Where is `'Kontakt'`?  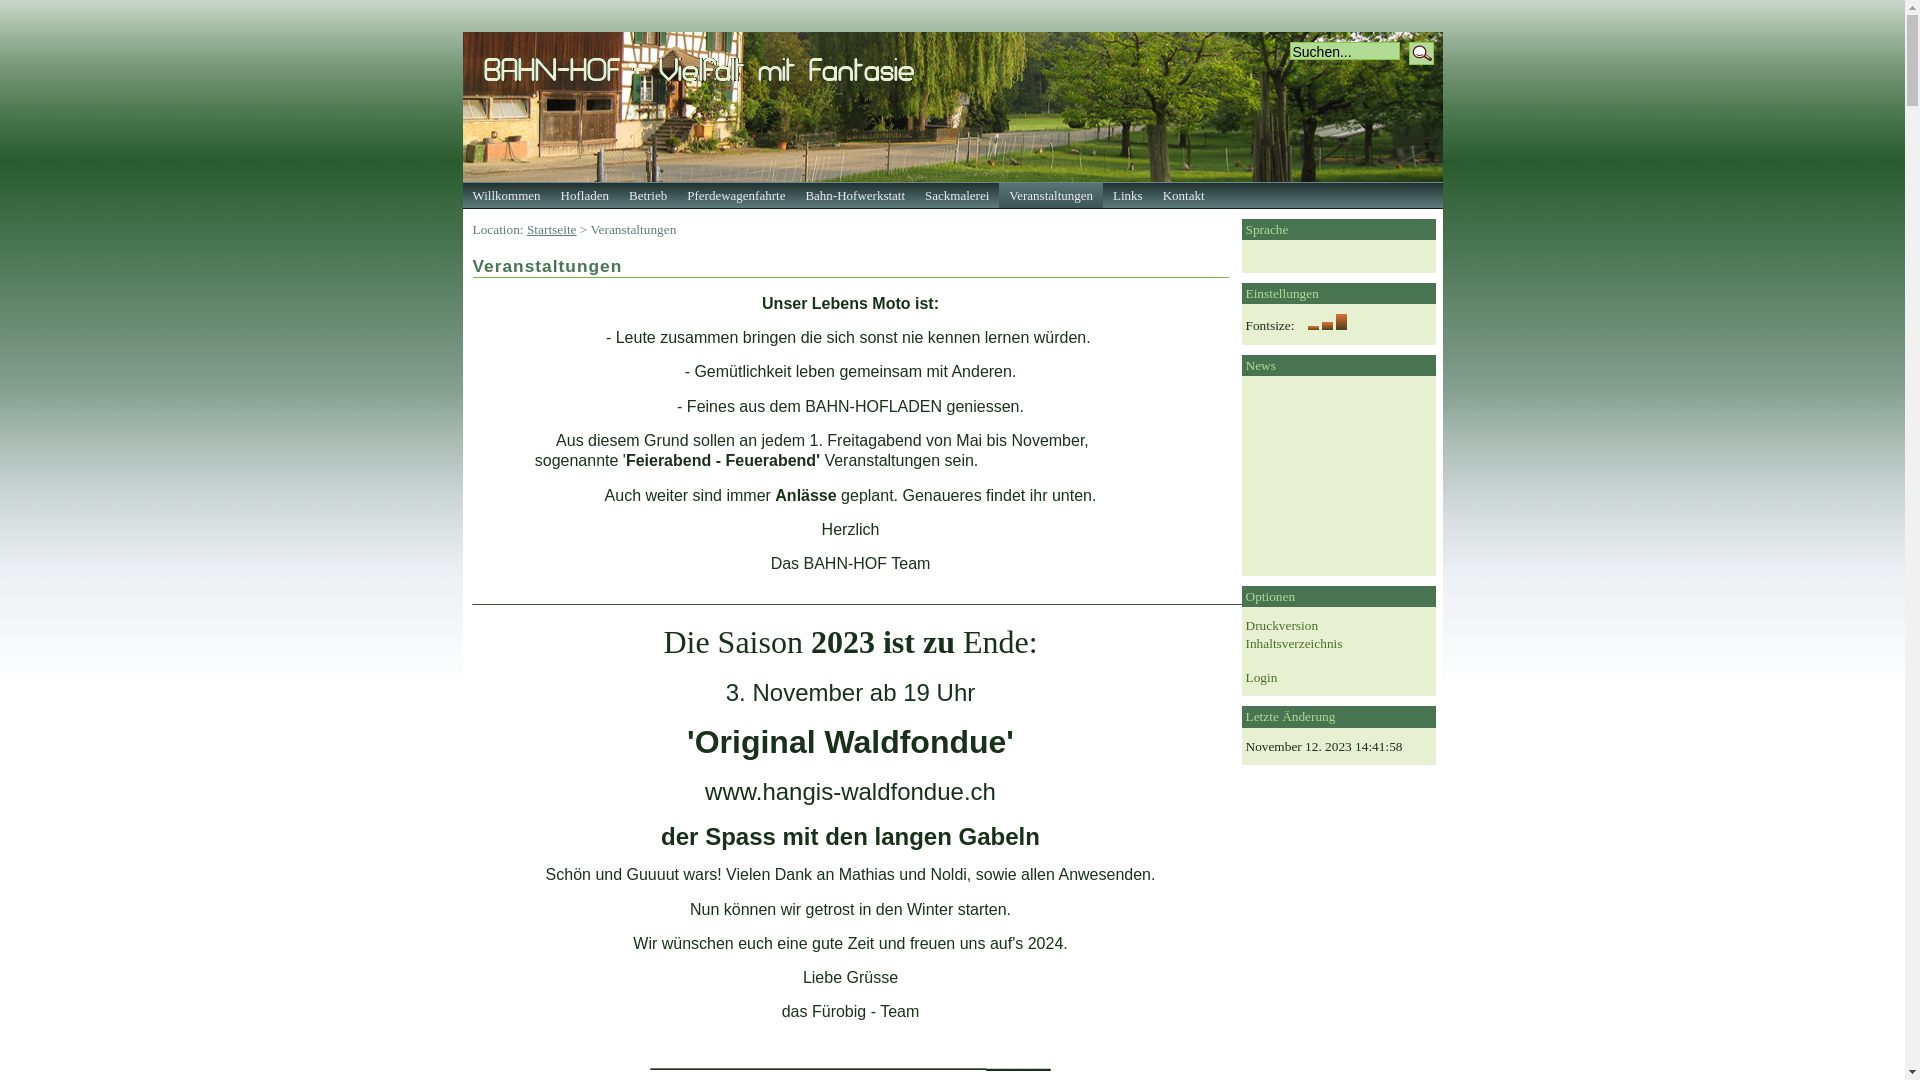
'Kontakt' is located at coordinates (1184, 195).